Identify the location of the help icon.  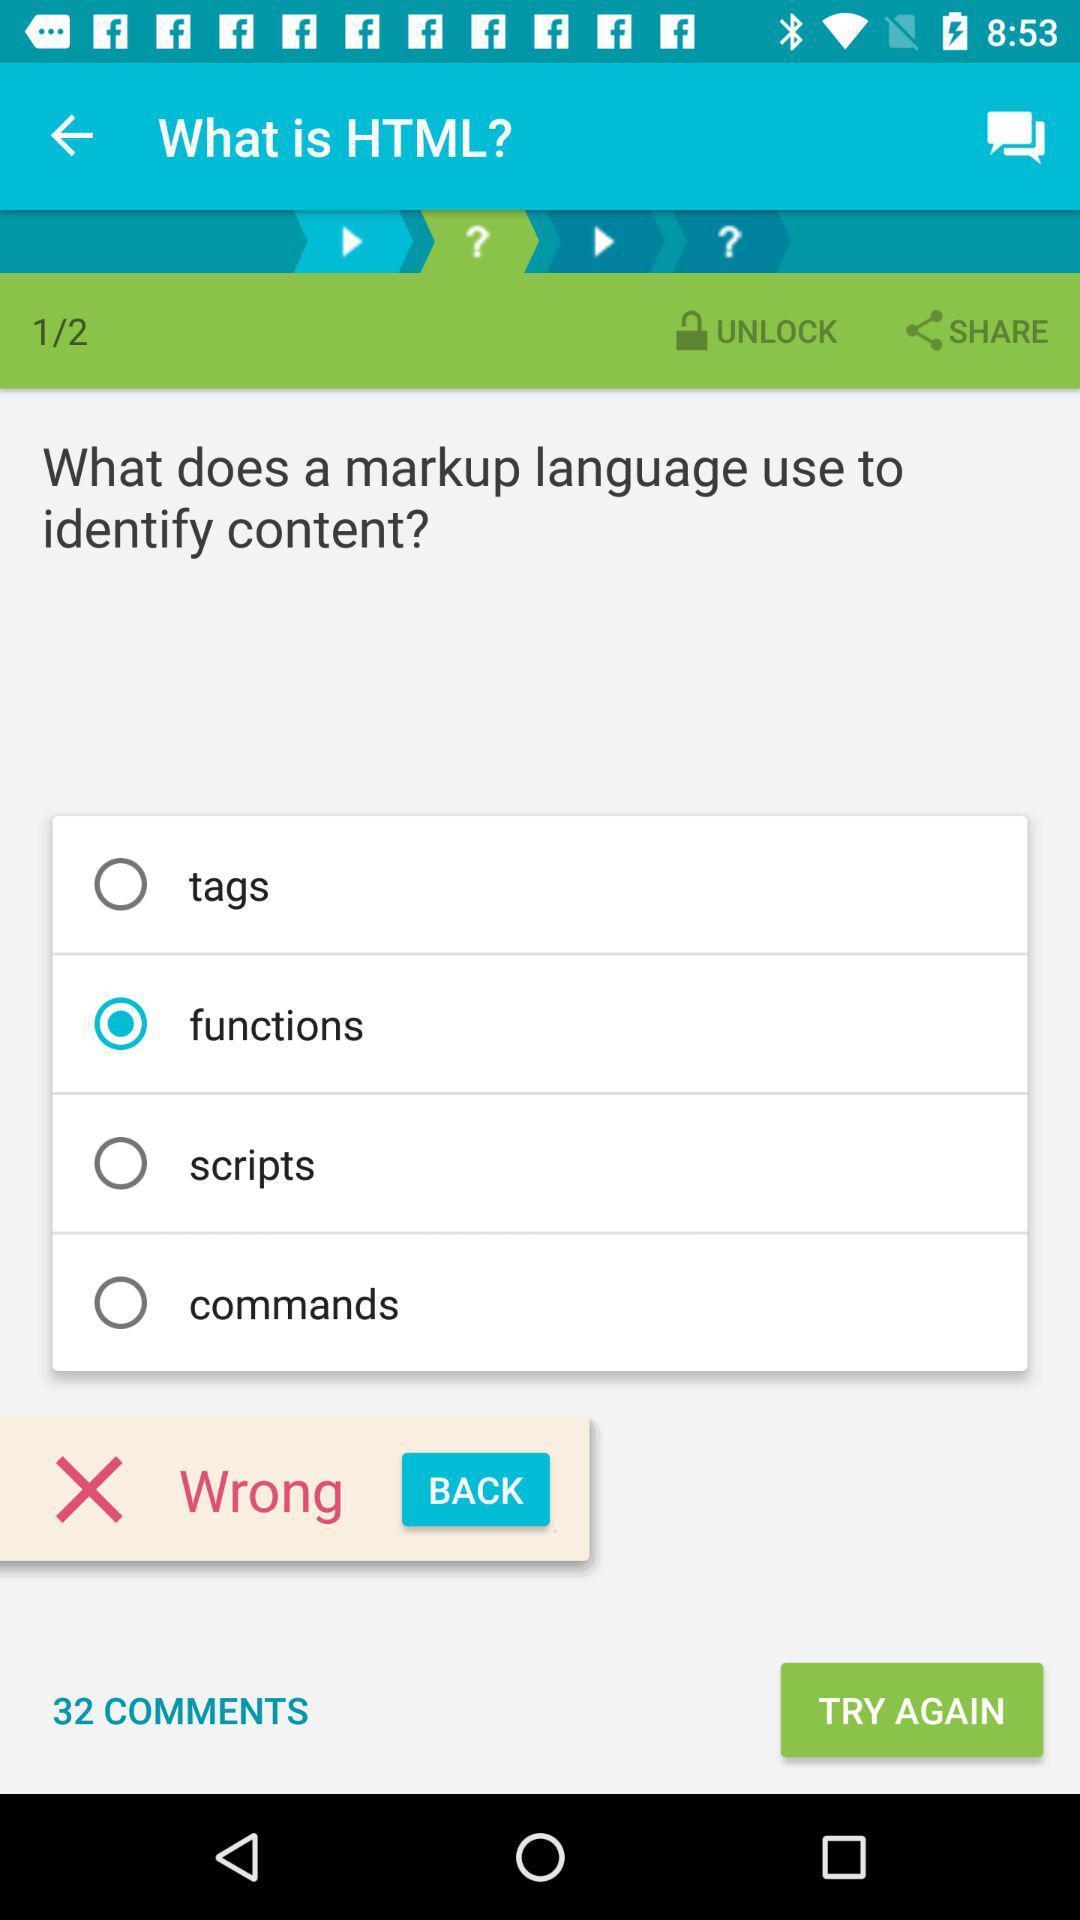
(729, 240).